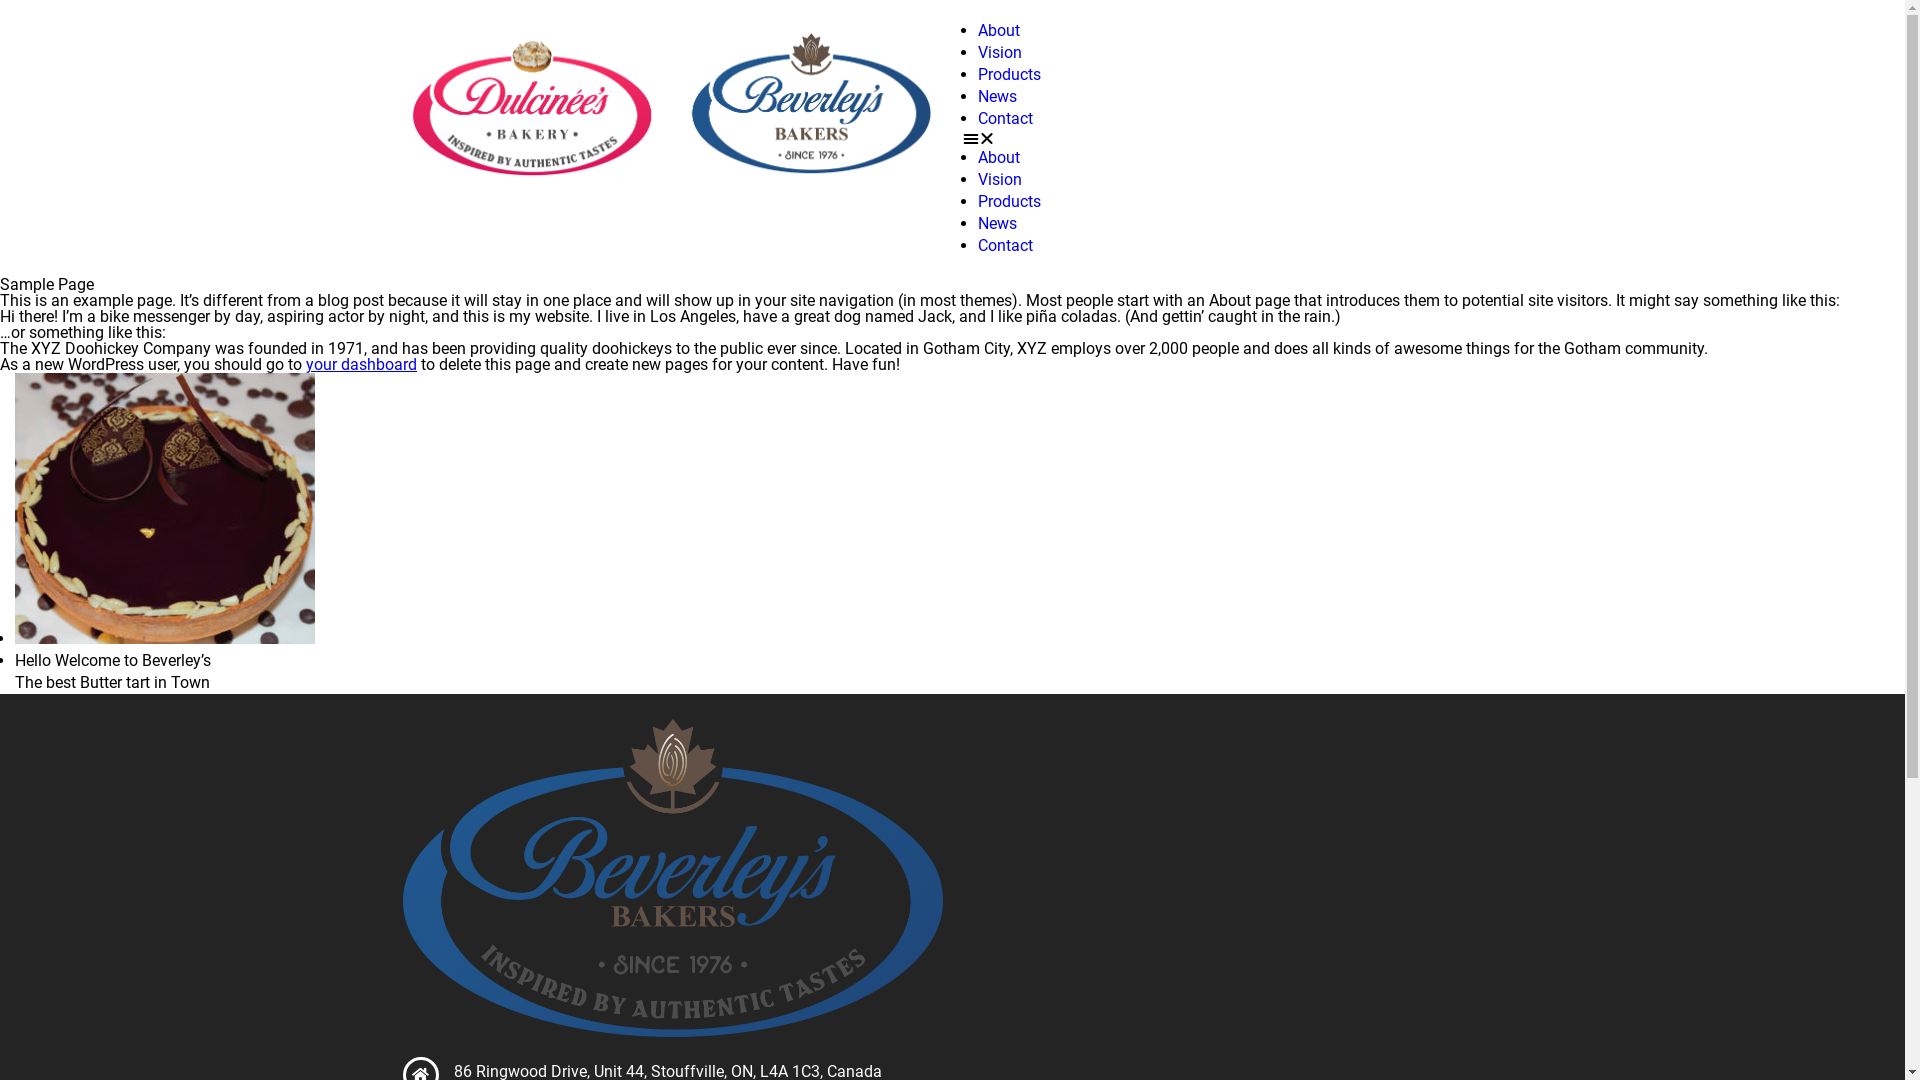 The width and height of the screenshot is (1920, 1080). What do you see at coordinates (998, 156) in the screenshot?
I see `'About'` at bounding box center [998, 156].